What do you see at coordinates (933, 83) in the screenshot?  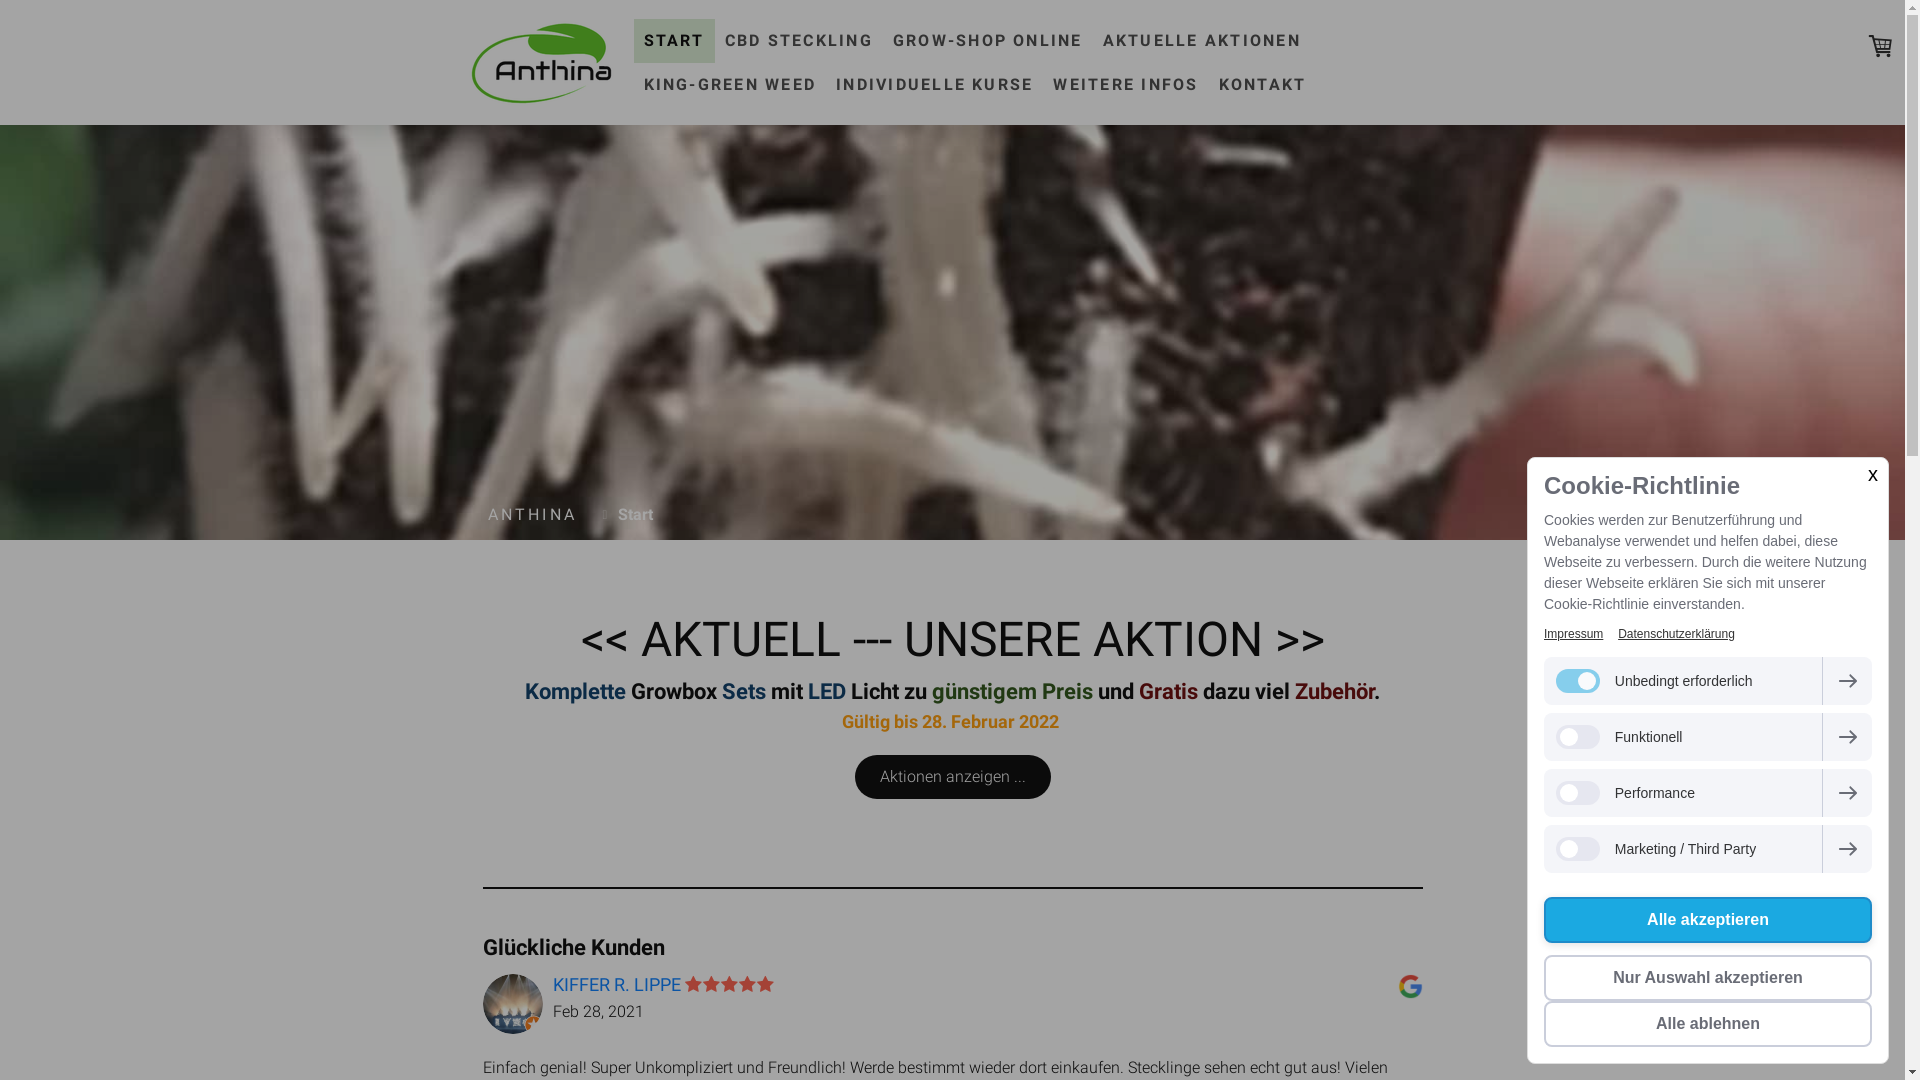 I see `'INDIVIDUELLE KURSE'` at bounding box center [933, 83].